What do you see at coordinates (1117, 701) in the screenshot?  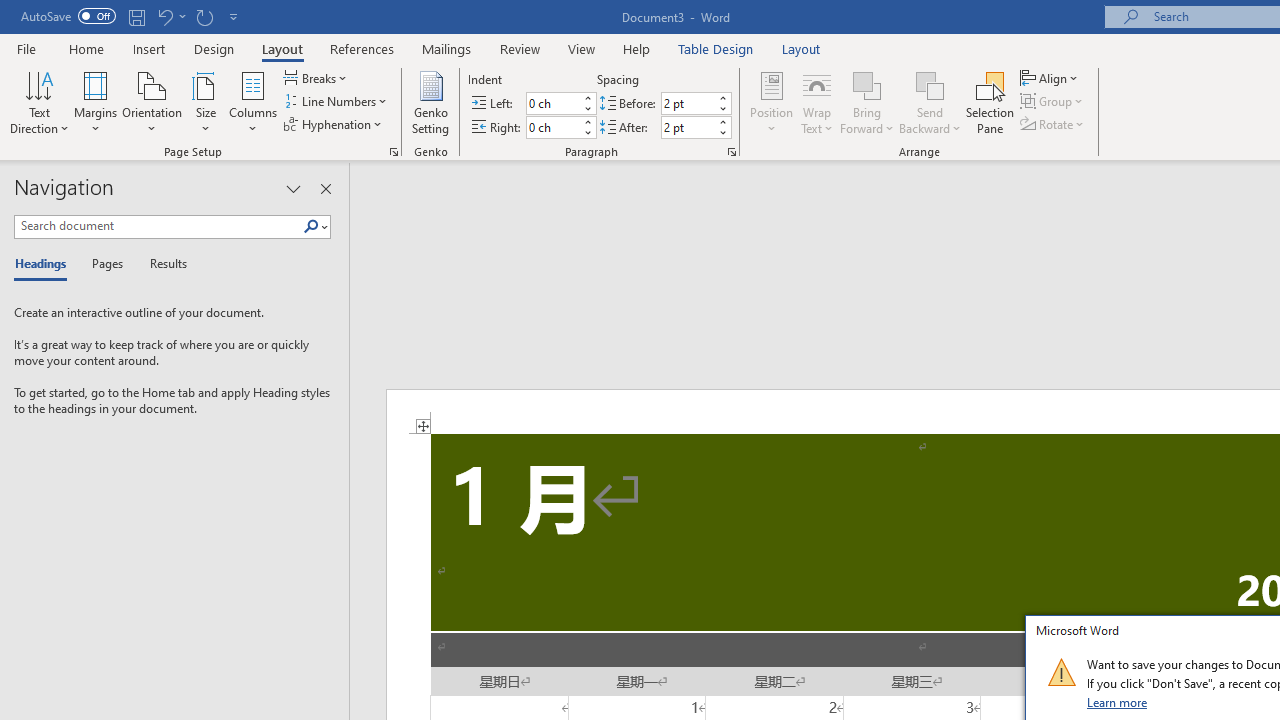 I see `'Learn more'` at bounding box center [1117, 701].